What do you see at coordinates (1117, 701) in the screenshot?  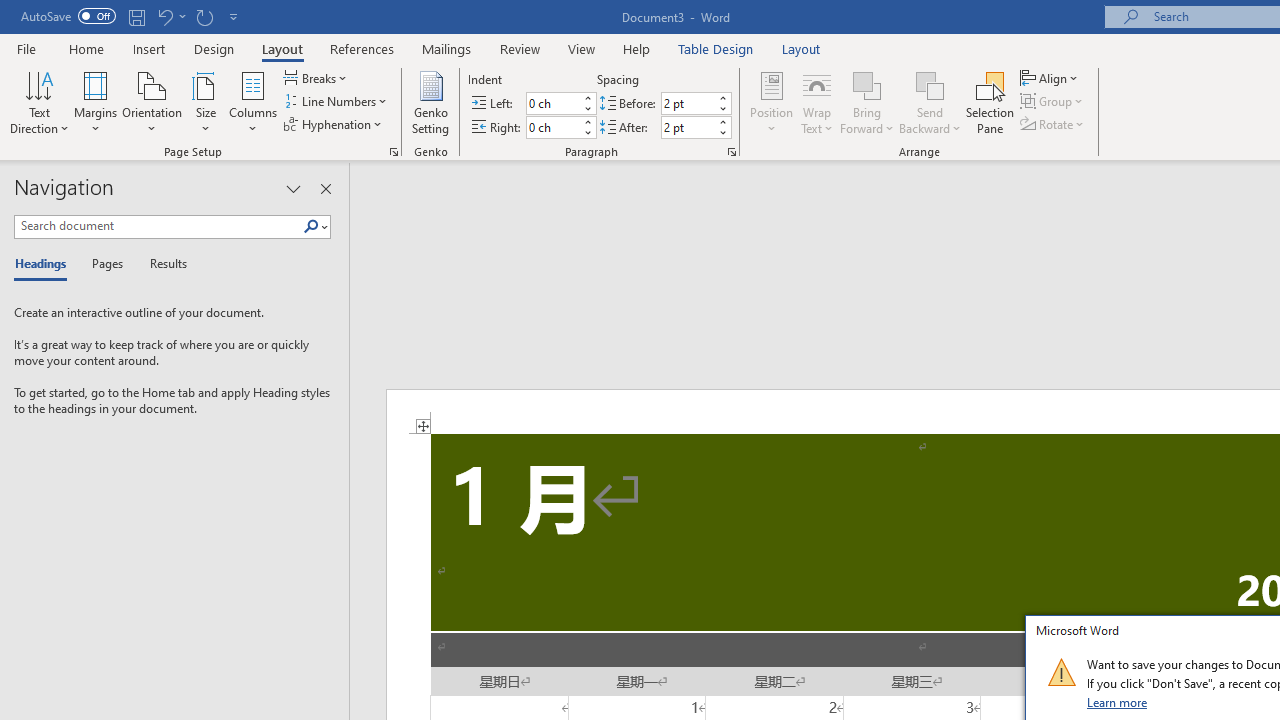 I see `'Learn more'` at bounding box center [1117, 701].